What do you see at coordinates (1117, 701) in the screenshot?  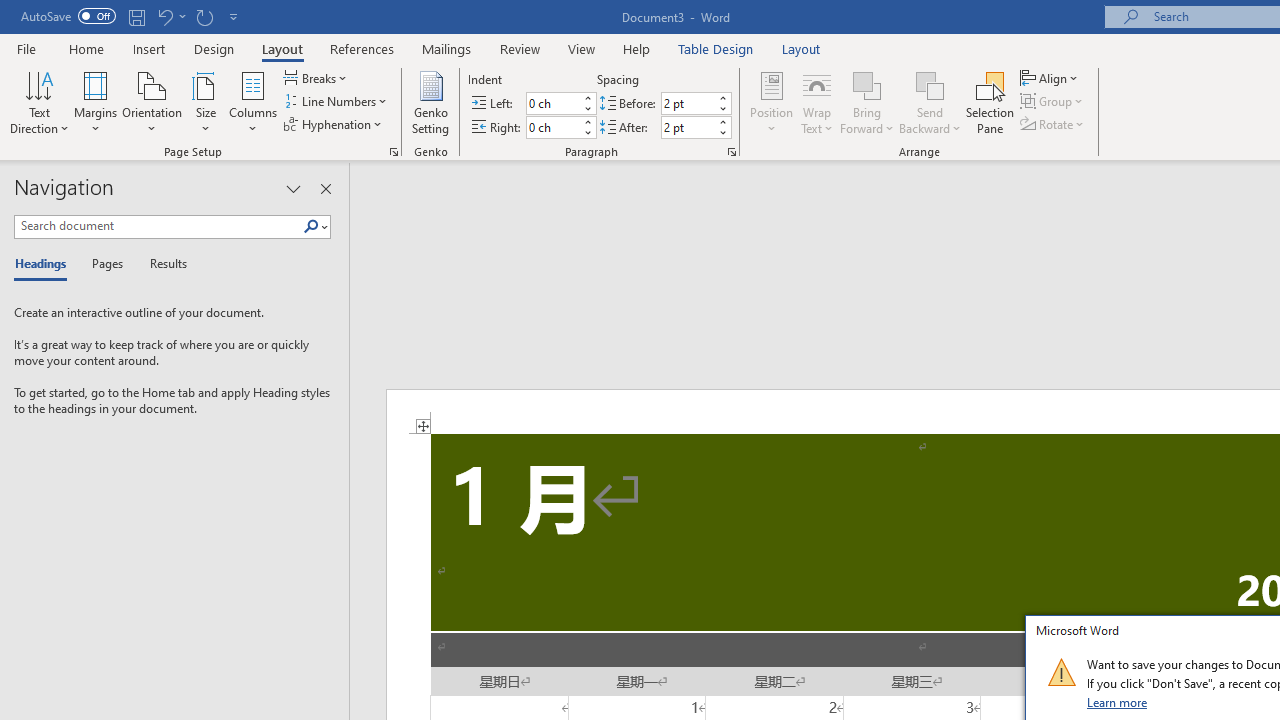 I see `'Learn more'` at bounding box center [1117, 701].